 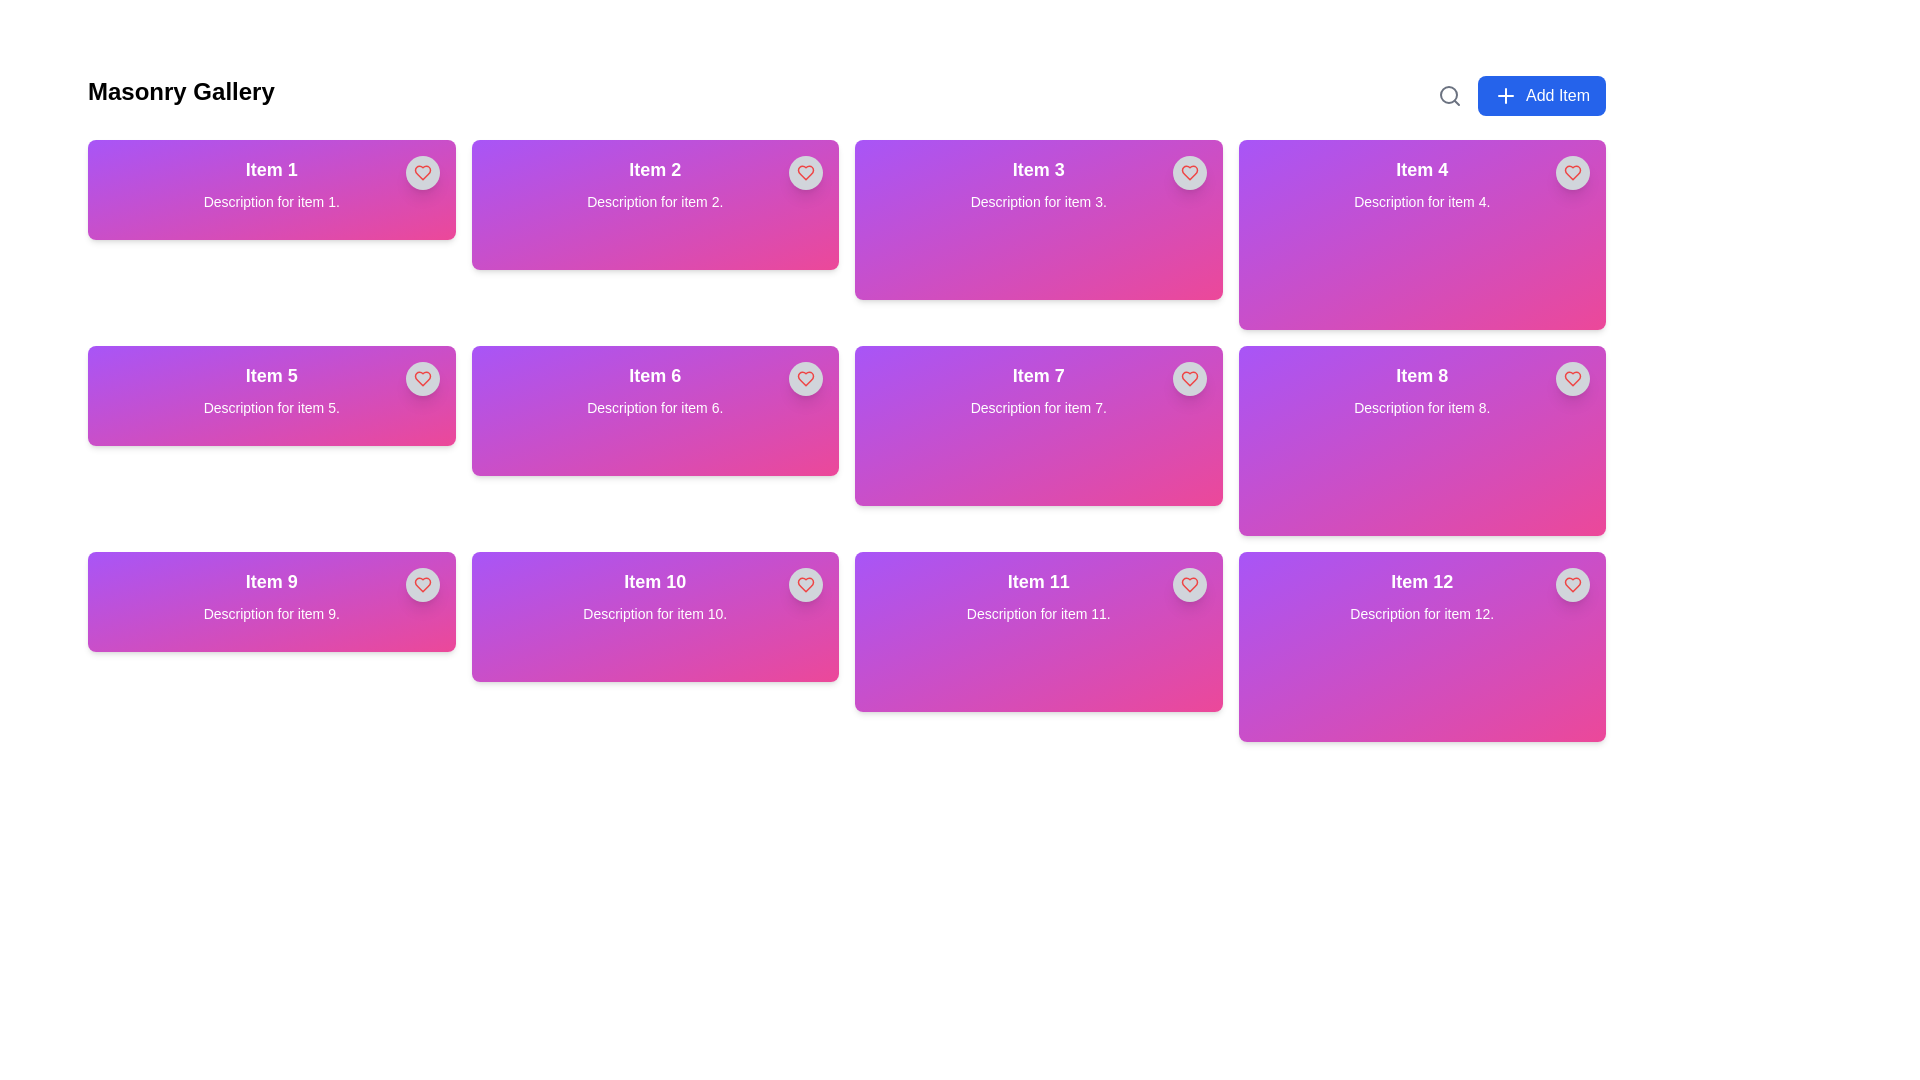 I want to click on the circular button with a gray background and a heart symbol outlined in red, located in the top-right corner of the box labeled 'Item 10', so click(x=806, y=585).